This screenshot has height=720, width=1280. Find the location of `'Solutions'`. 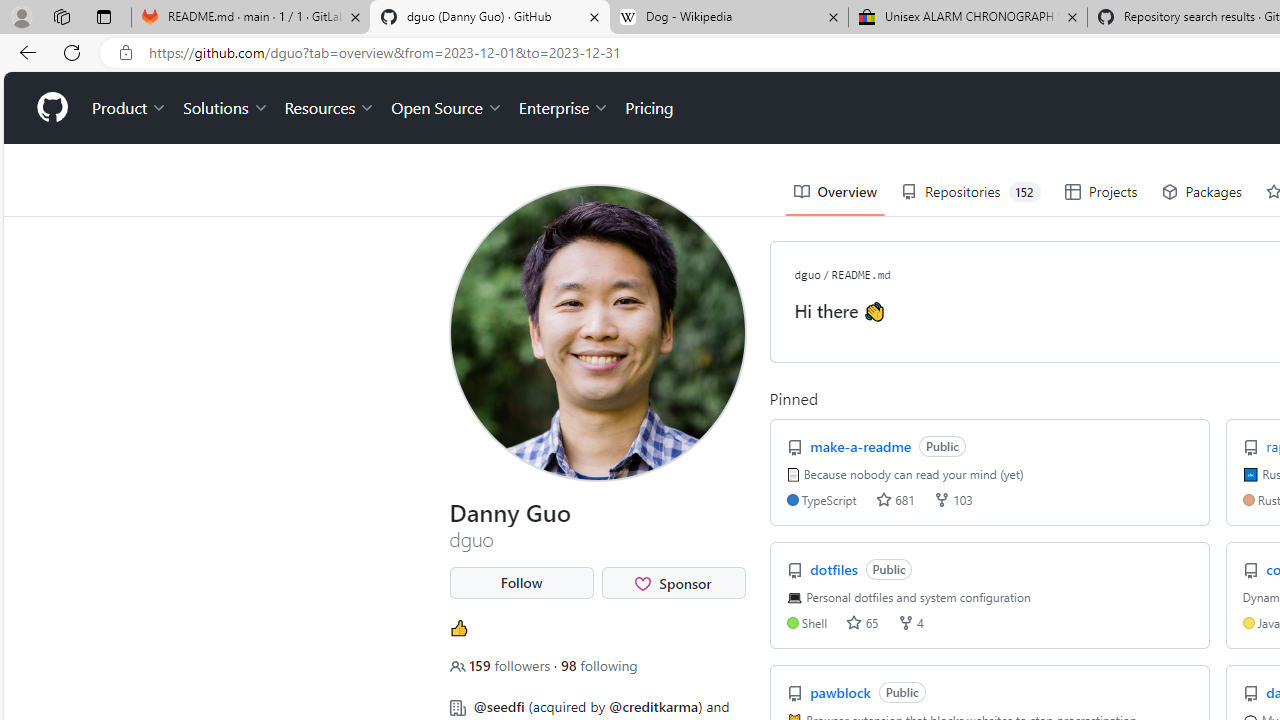

'Solutions' is located at coordinates (225, 108).